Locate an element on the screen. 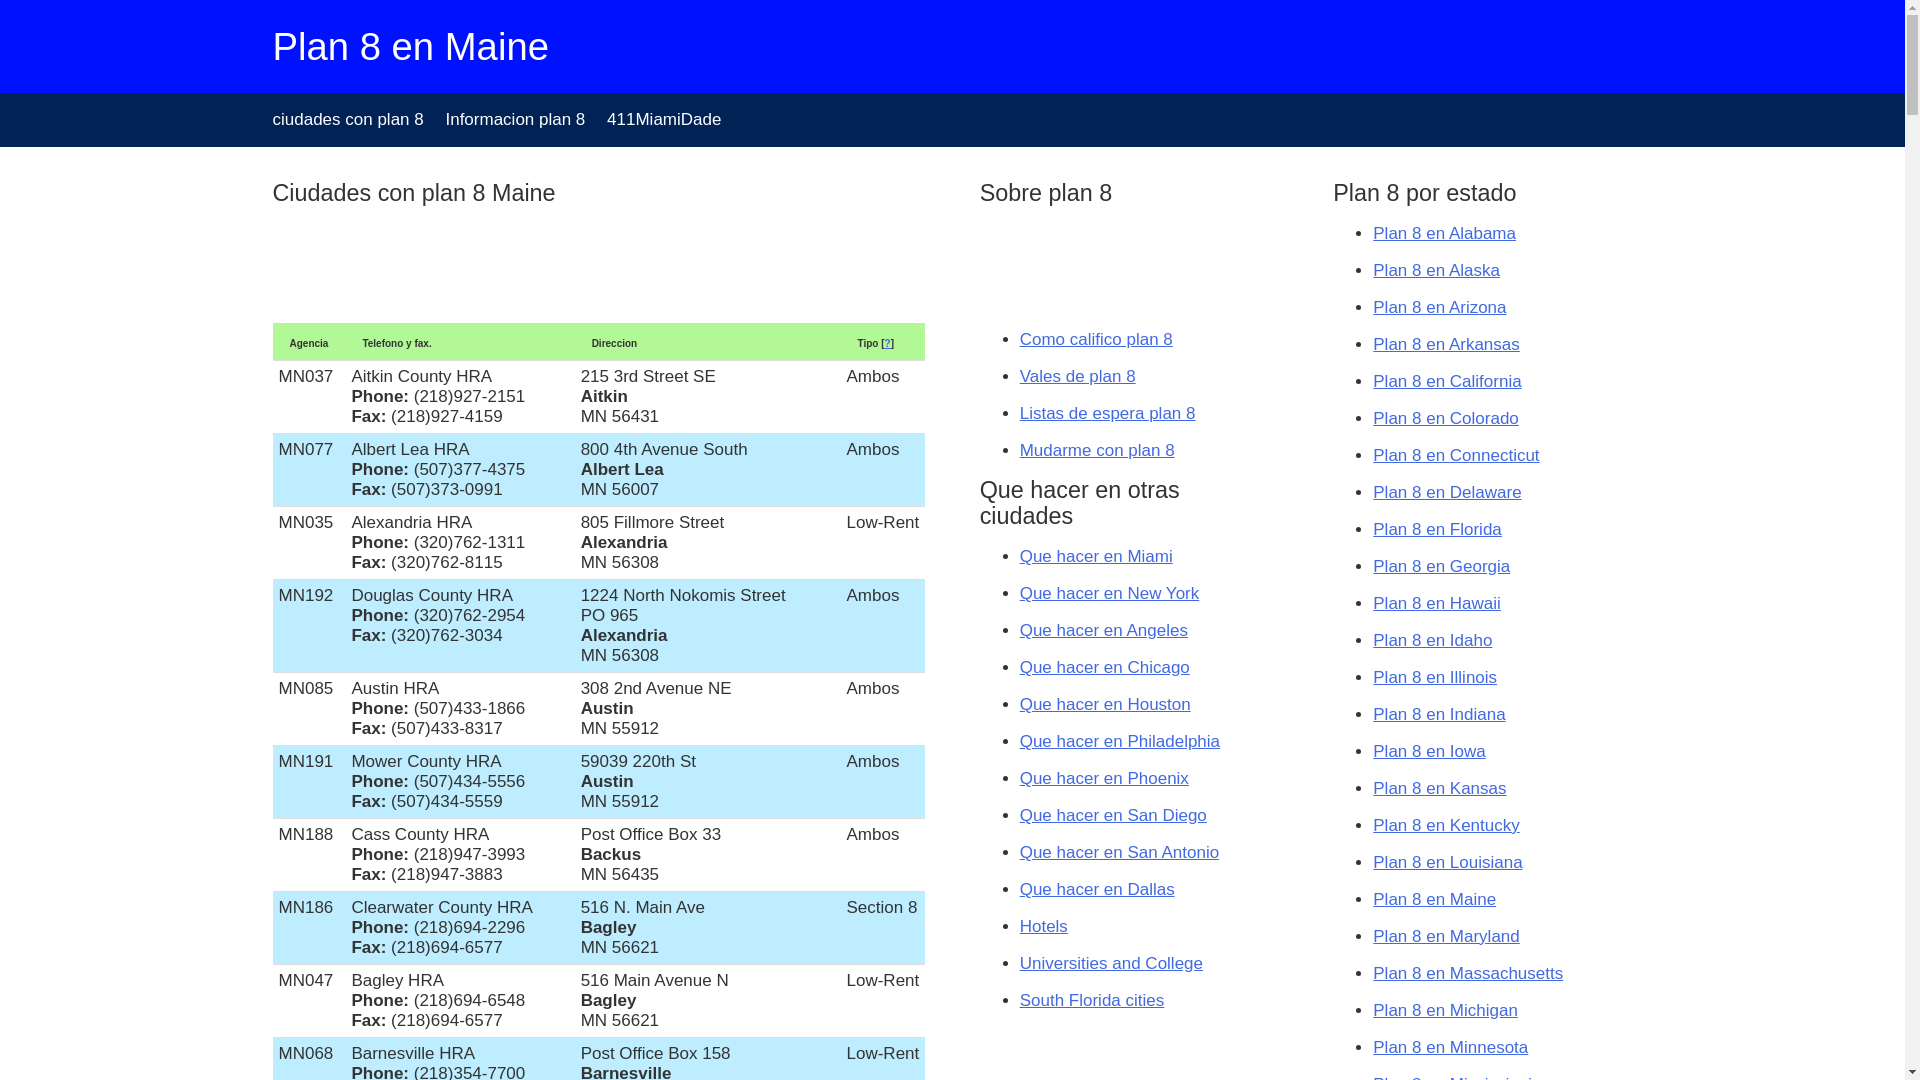  'Albert Lea HRA' is located at coordinates (350, 448).